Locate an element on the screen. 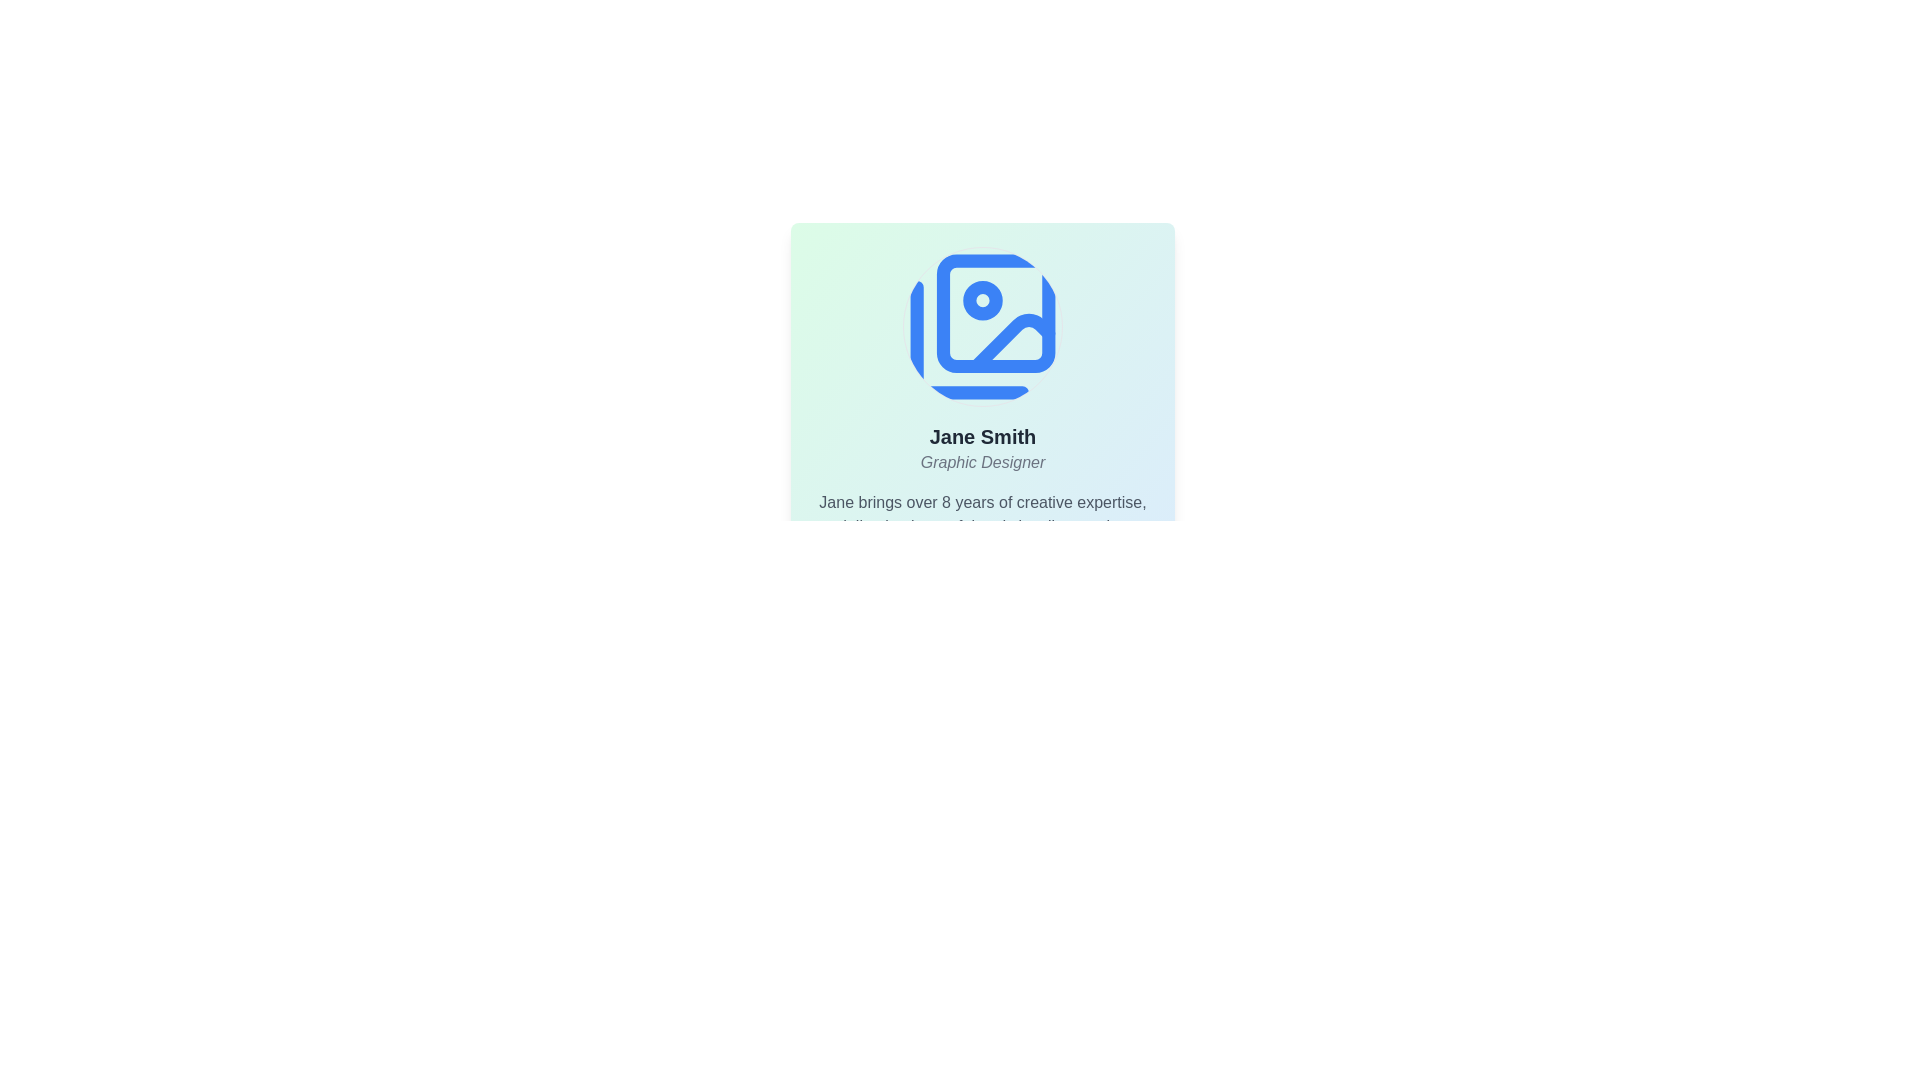  the Text Label displaying 'Jane Smith', which is a bold, extra-large dark gray title positioned below a graphic icon is located at coordinates (983, 435).